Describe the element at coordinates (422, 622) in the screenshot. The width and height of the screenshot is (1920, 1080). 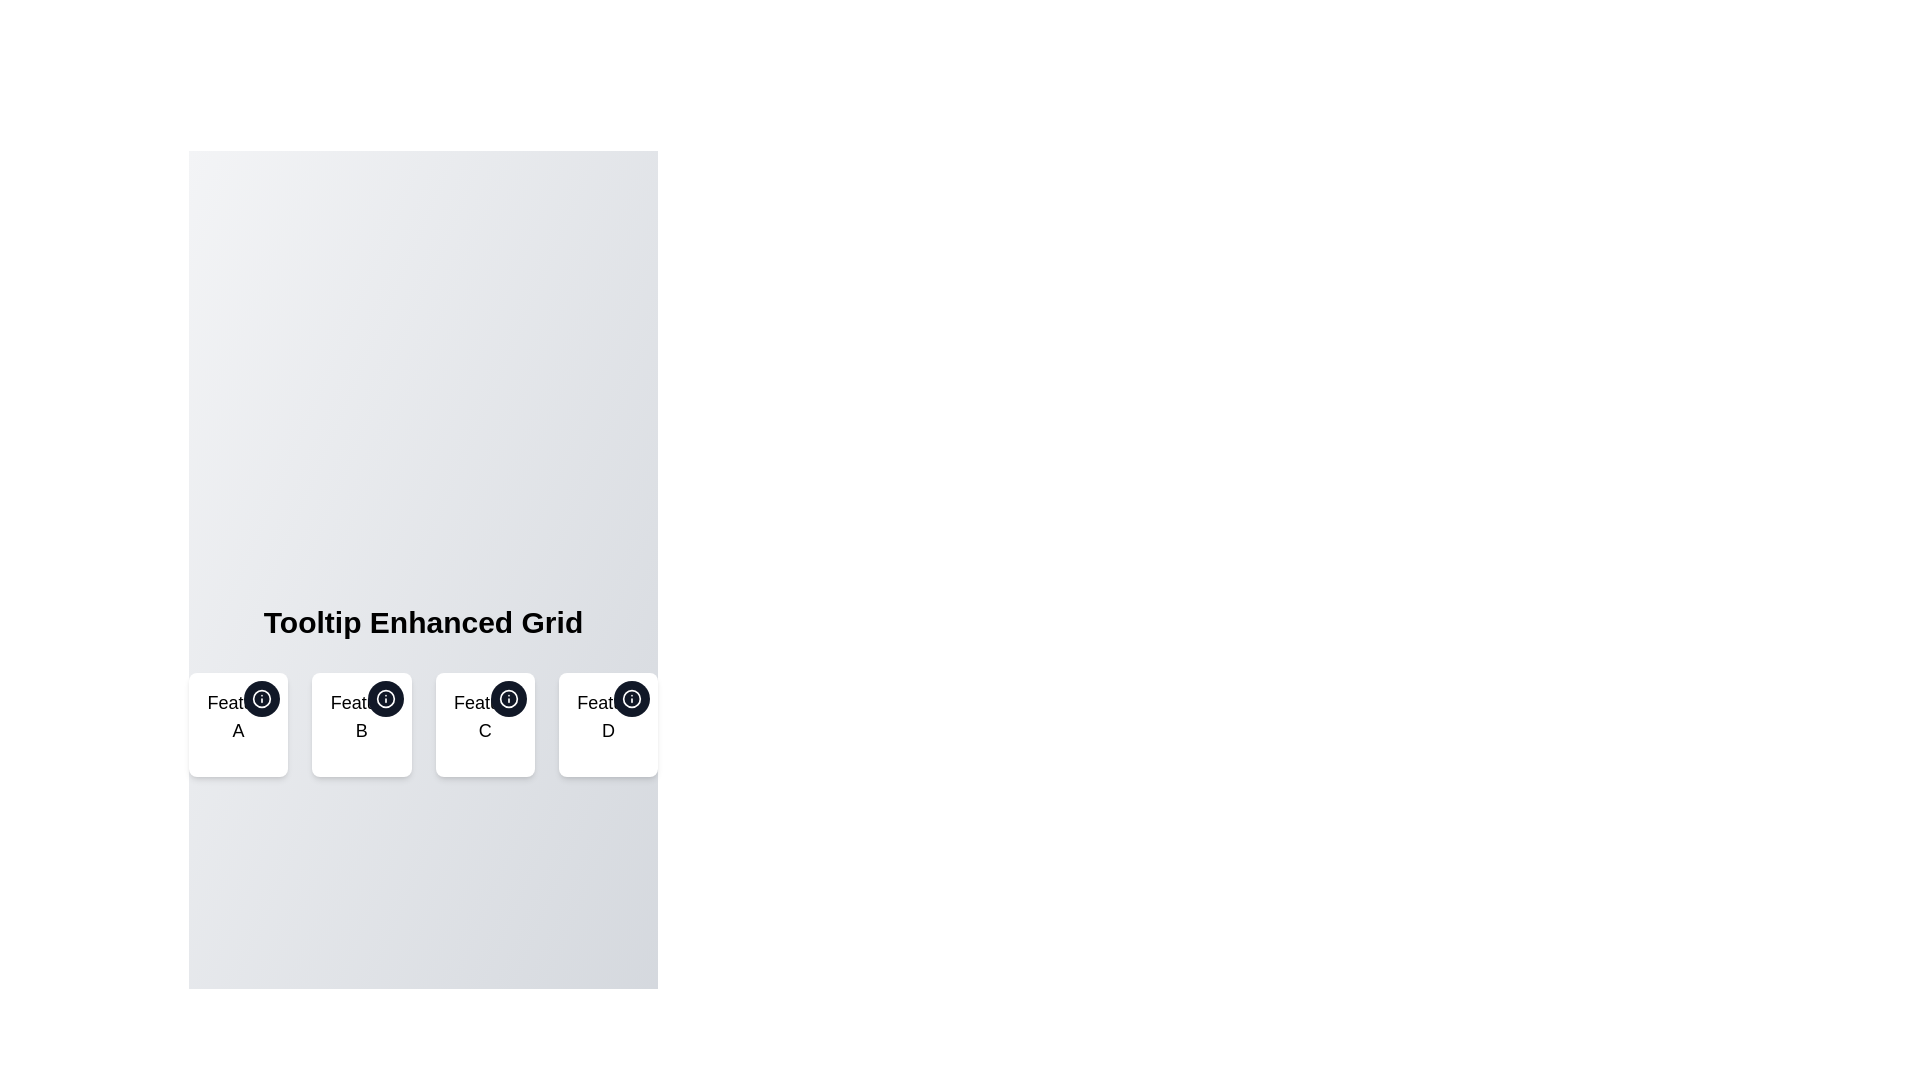
I see `the bold headline styled as 'Tooltip Enhanced Grid', which is prominently displayed and centered at the top of the feature section` at that location.